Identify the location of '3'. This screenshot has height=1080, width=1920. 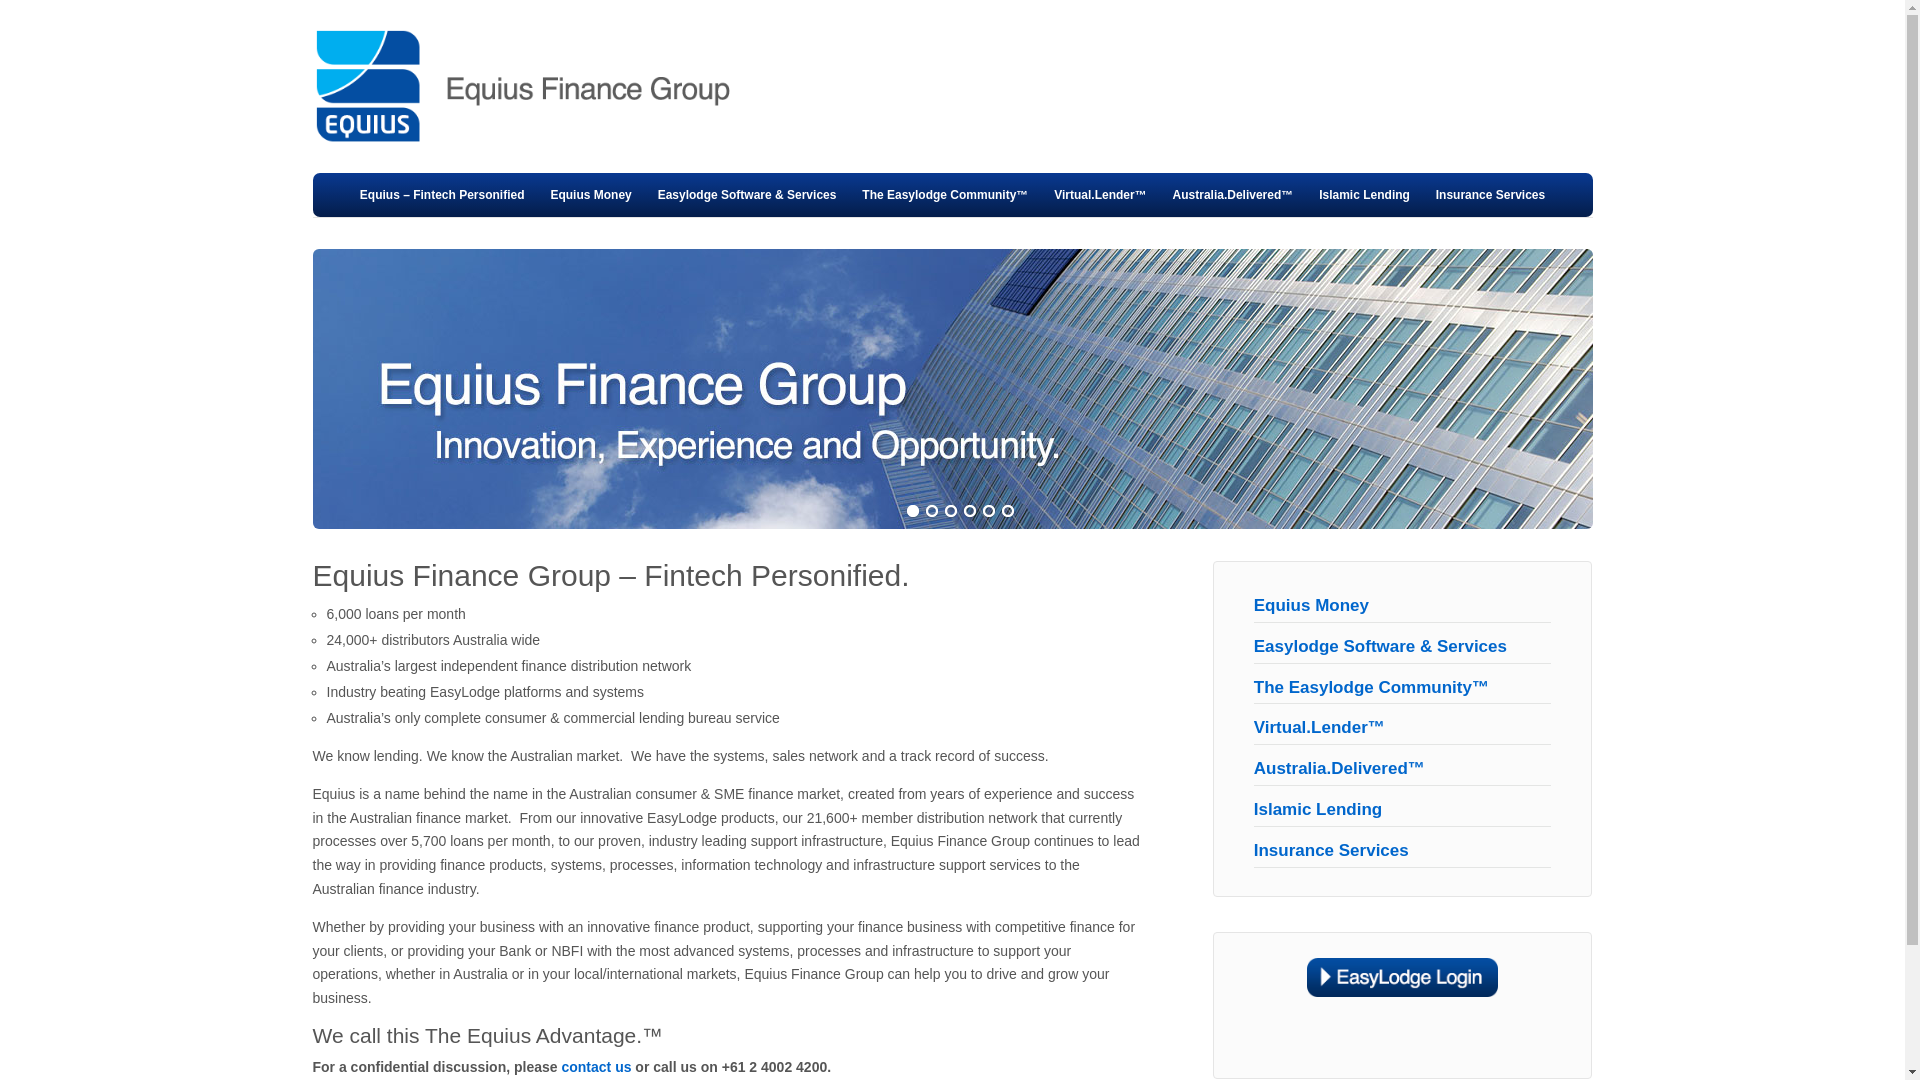
(943, 511).